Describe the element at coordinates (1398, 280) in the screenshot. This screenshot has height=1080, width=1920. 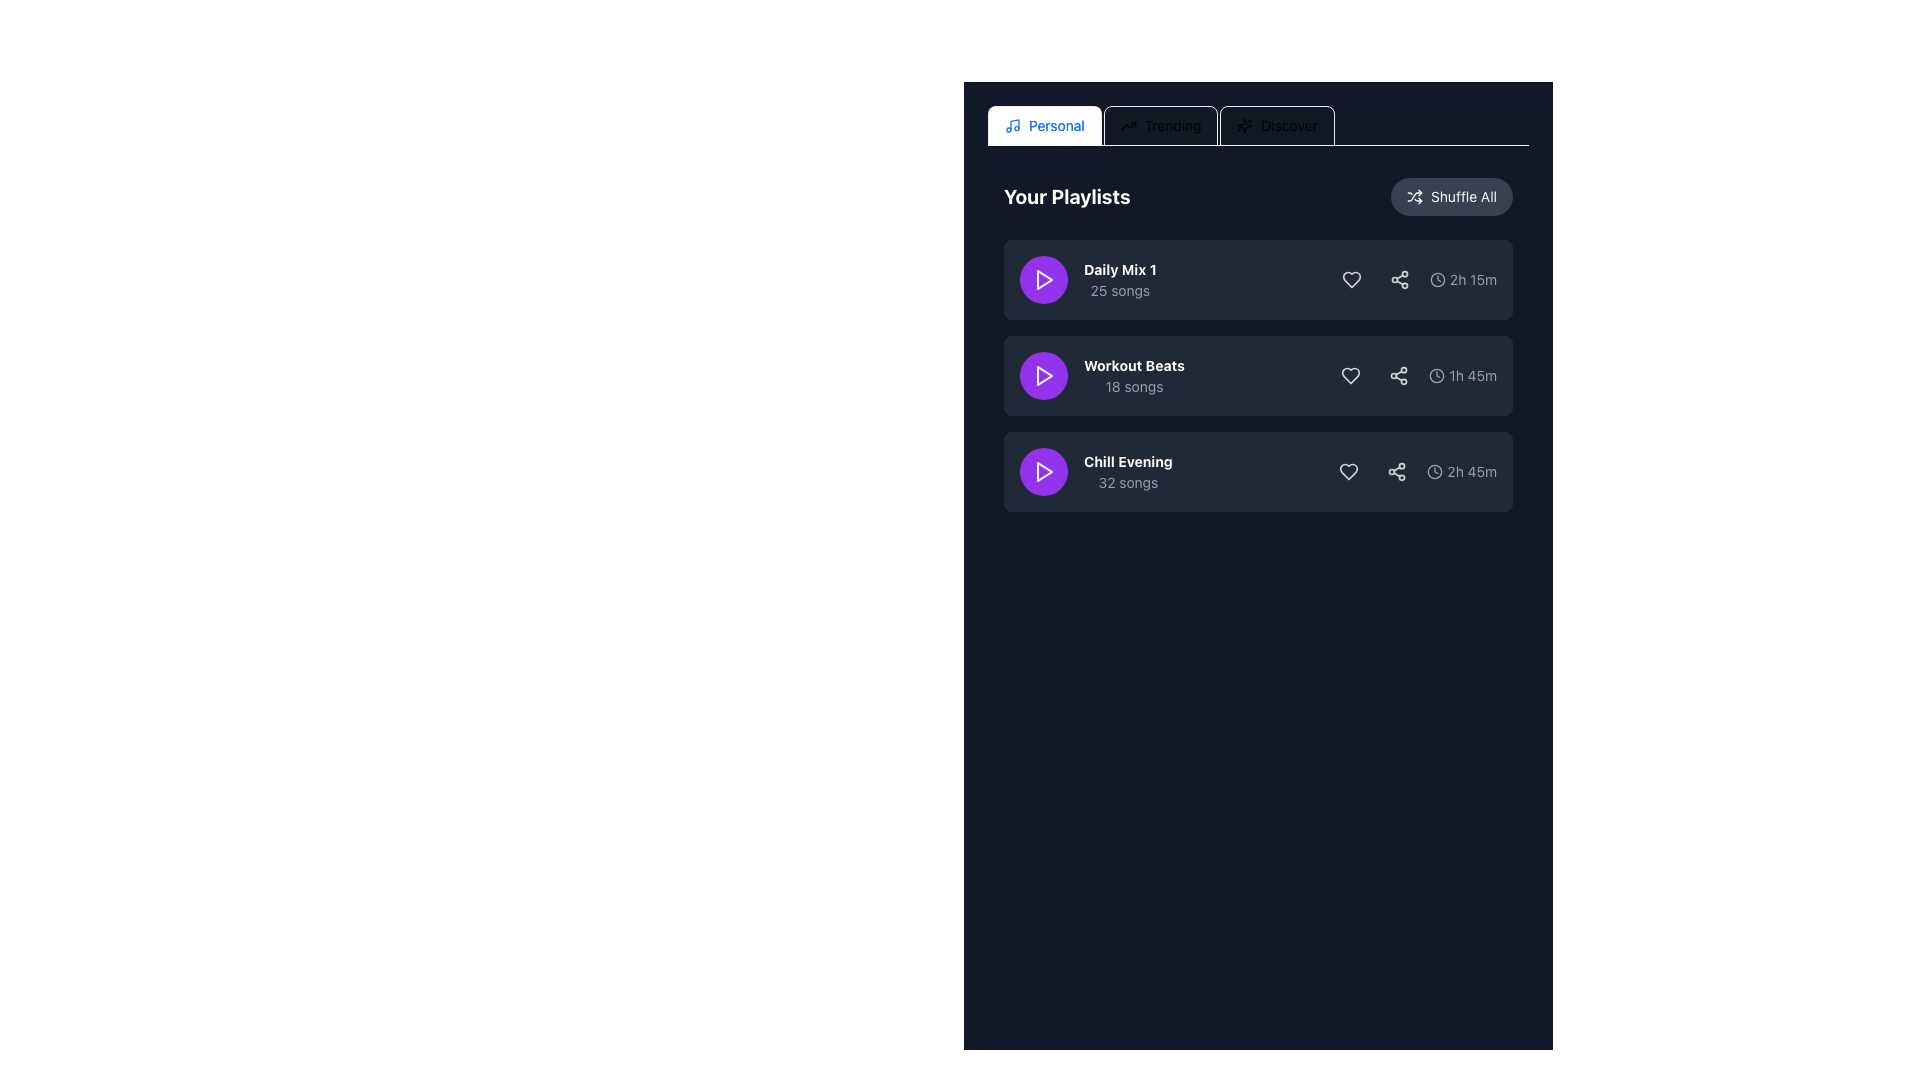
I see `the share button located as the third interactive button in the 'Daily Mix 1' playlist item to observe a styling change` at that location.